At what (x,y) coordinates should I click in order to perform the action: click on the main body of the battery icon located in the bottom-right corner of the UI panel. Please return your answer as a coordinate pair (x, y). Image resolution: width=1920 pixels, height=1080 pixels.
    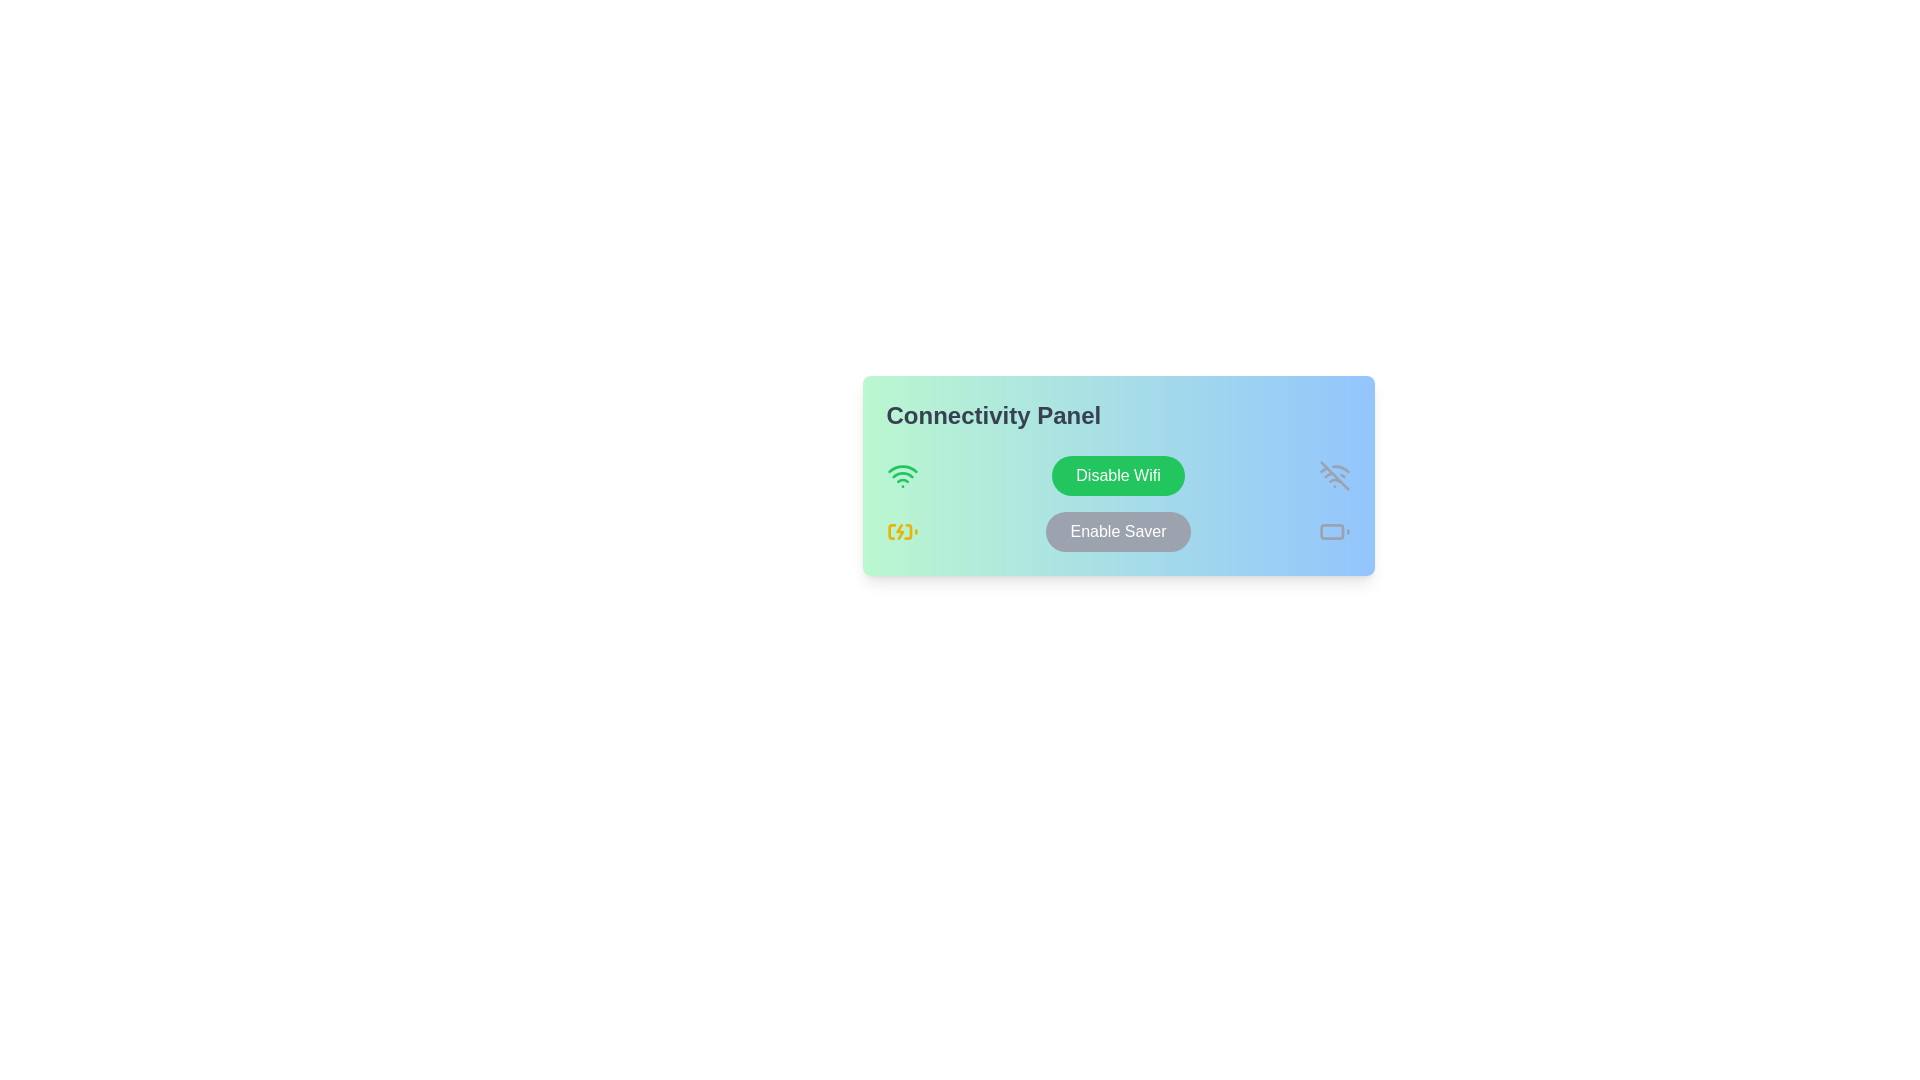
    Looking at the image, I should click on (1331, 531).